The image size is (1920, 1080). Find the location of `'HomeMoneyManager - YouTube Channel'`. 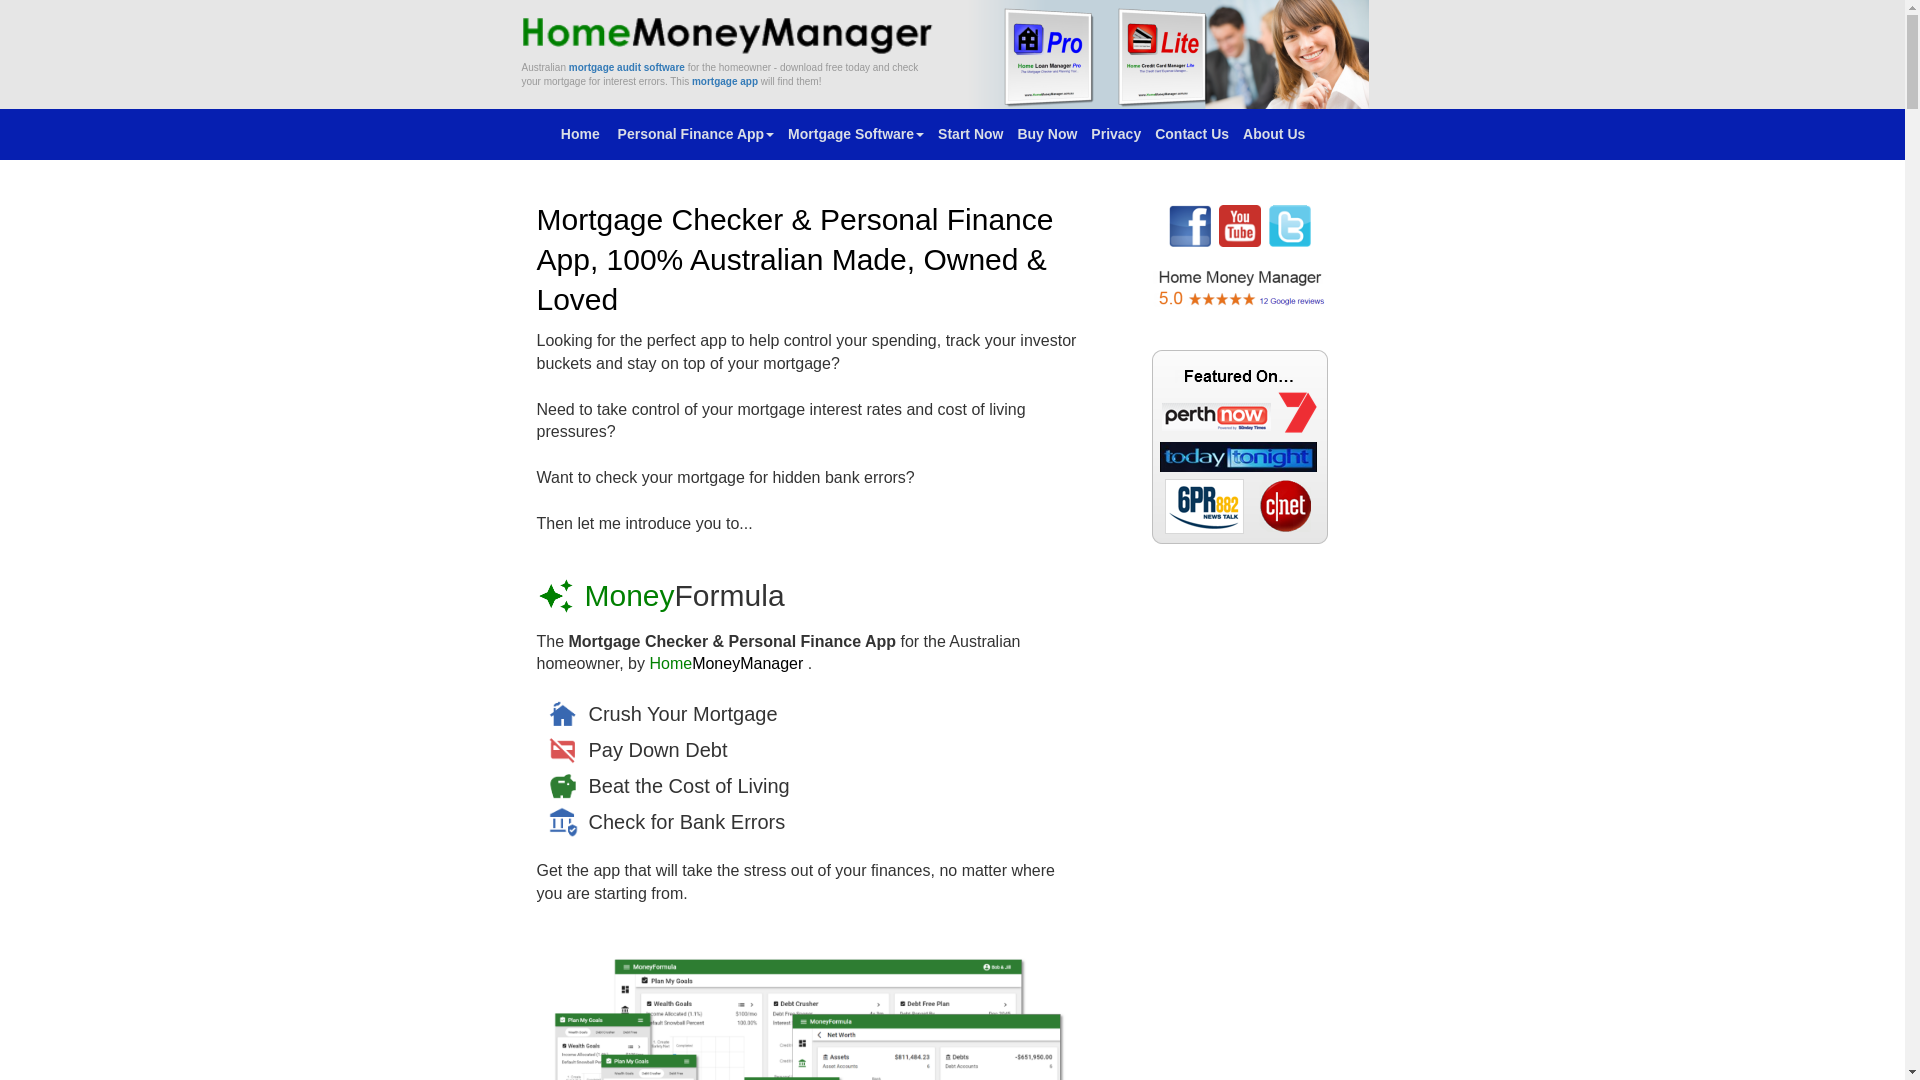

'HomeMoneyManager - YouTube Channel' is located at coordinates (1238, 225).